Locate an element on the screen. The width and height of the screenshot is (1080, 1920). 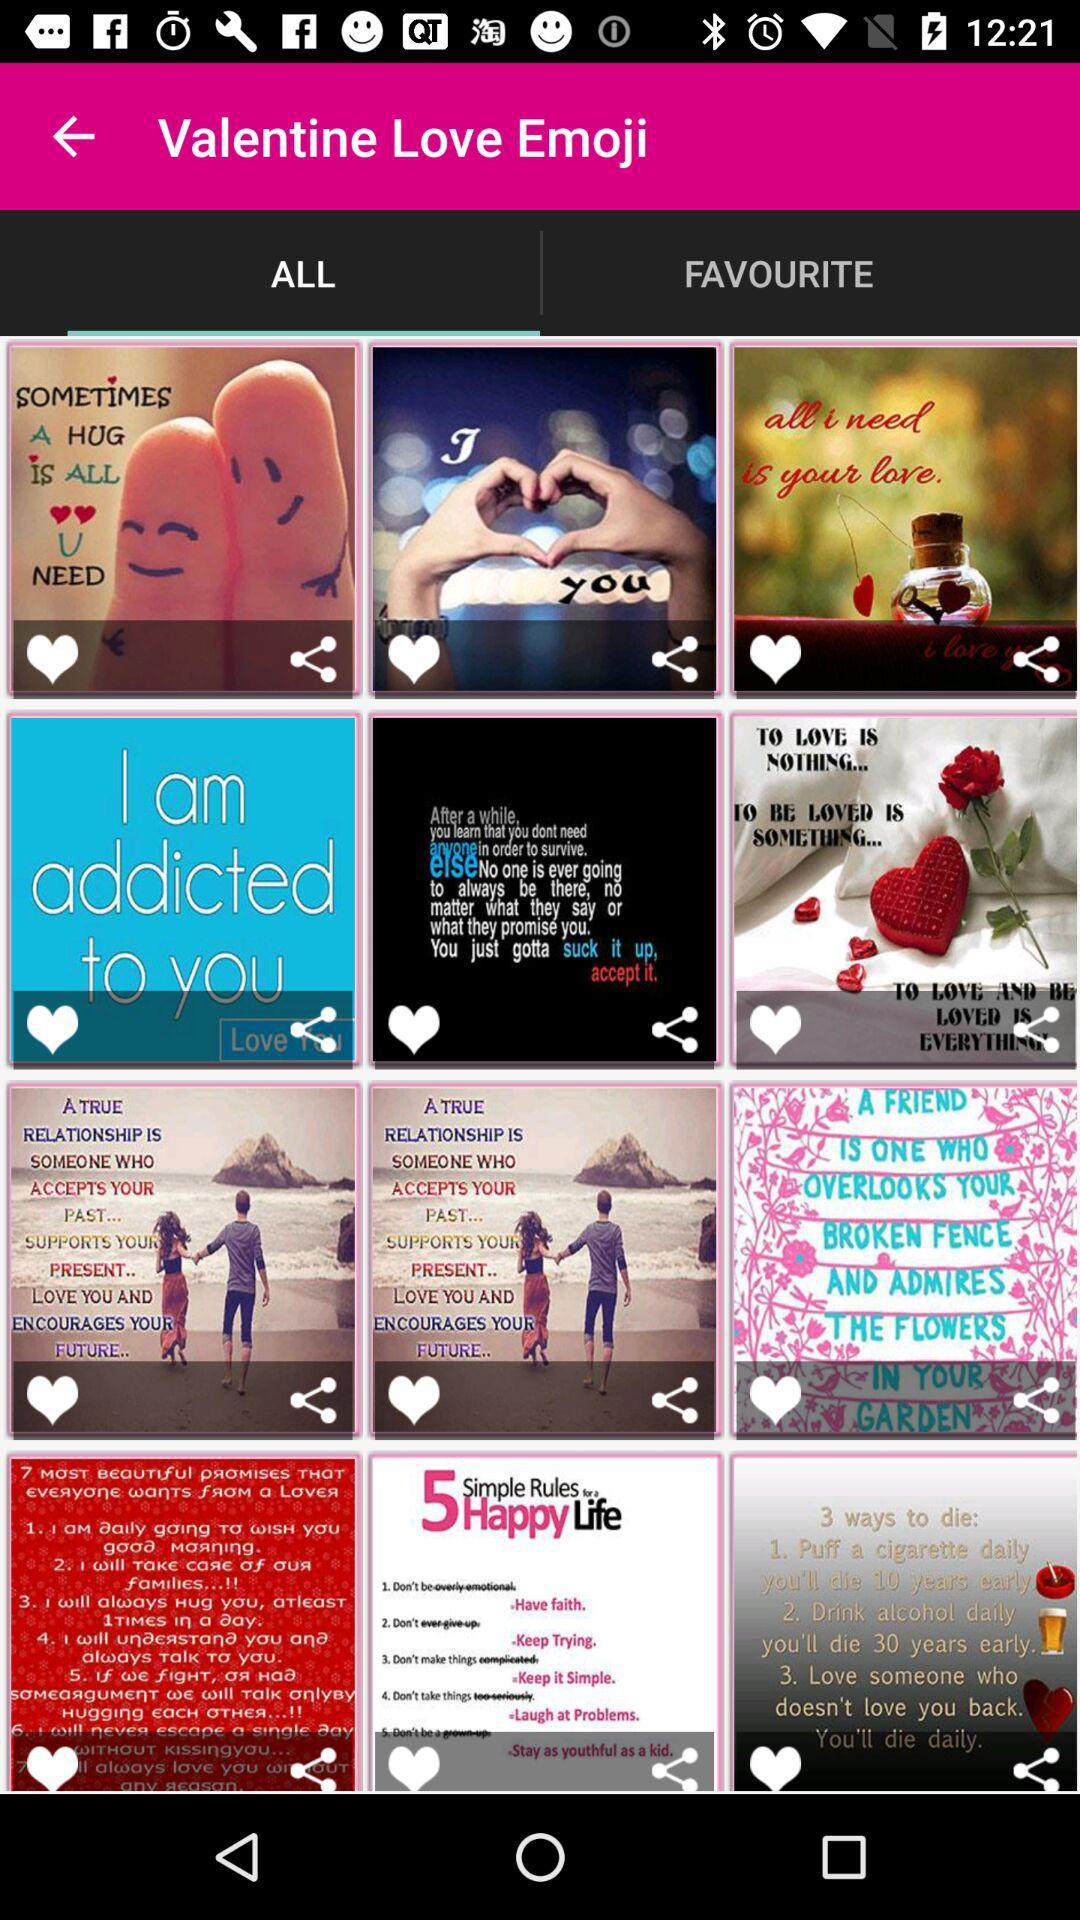
image is located at coordinates (51, 1399).